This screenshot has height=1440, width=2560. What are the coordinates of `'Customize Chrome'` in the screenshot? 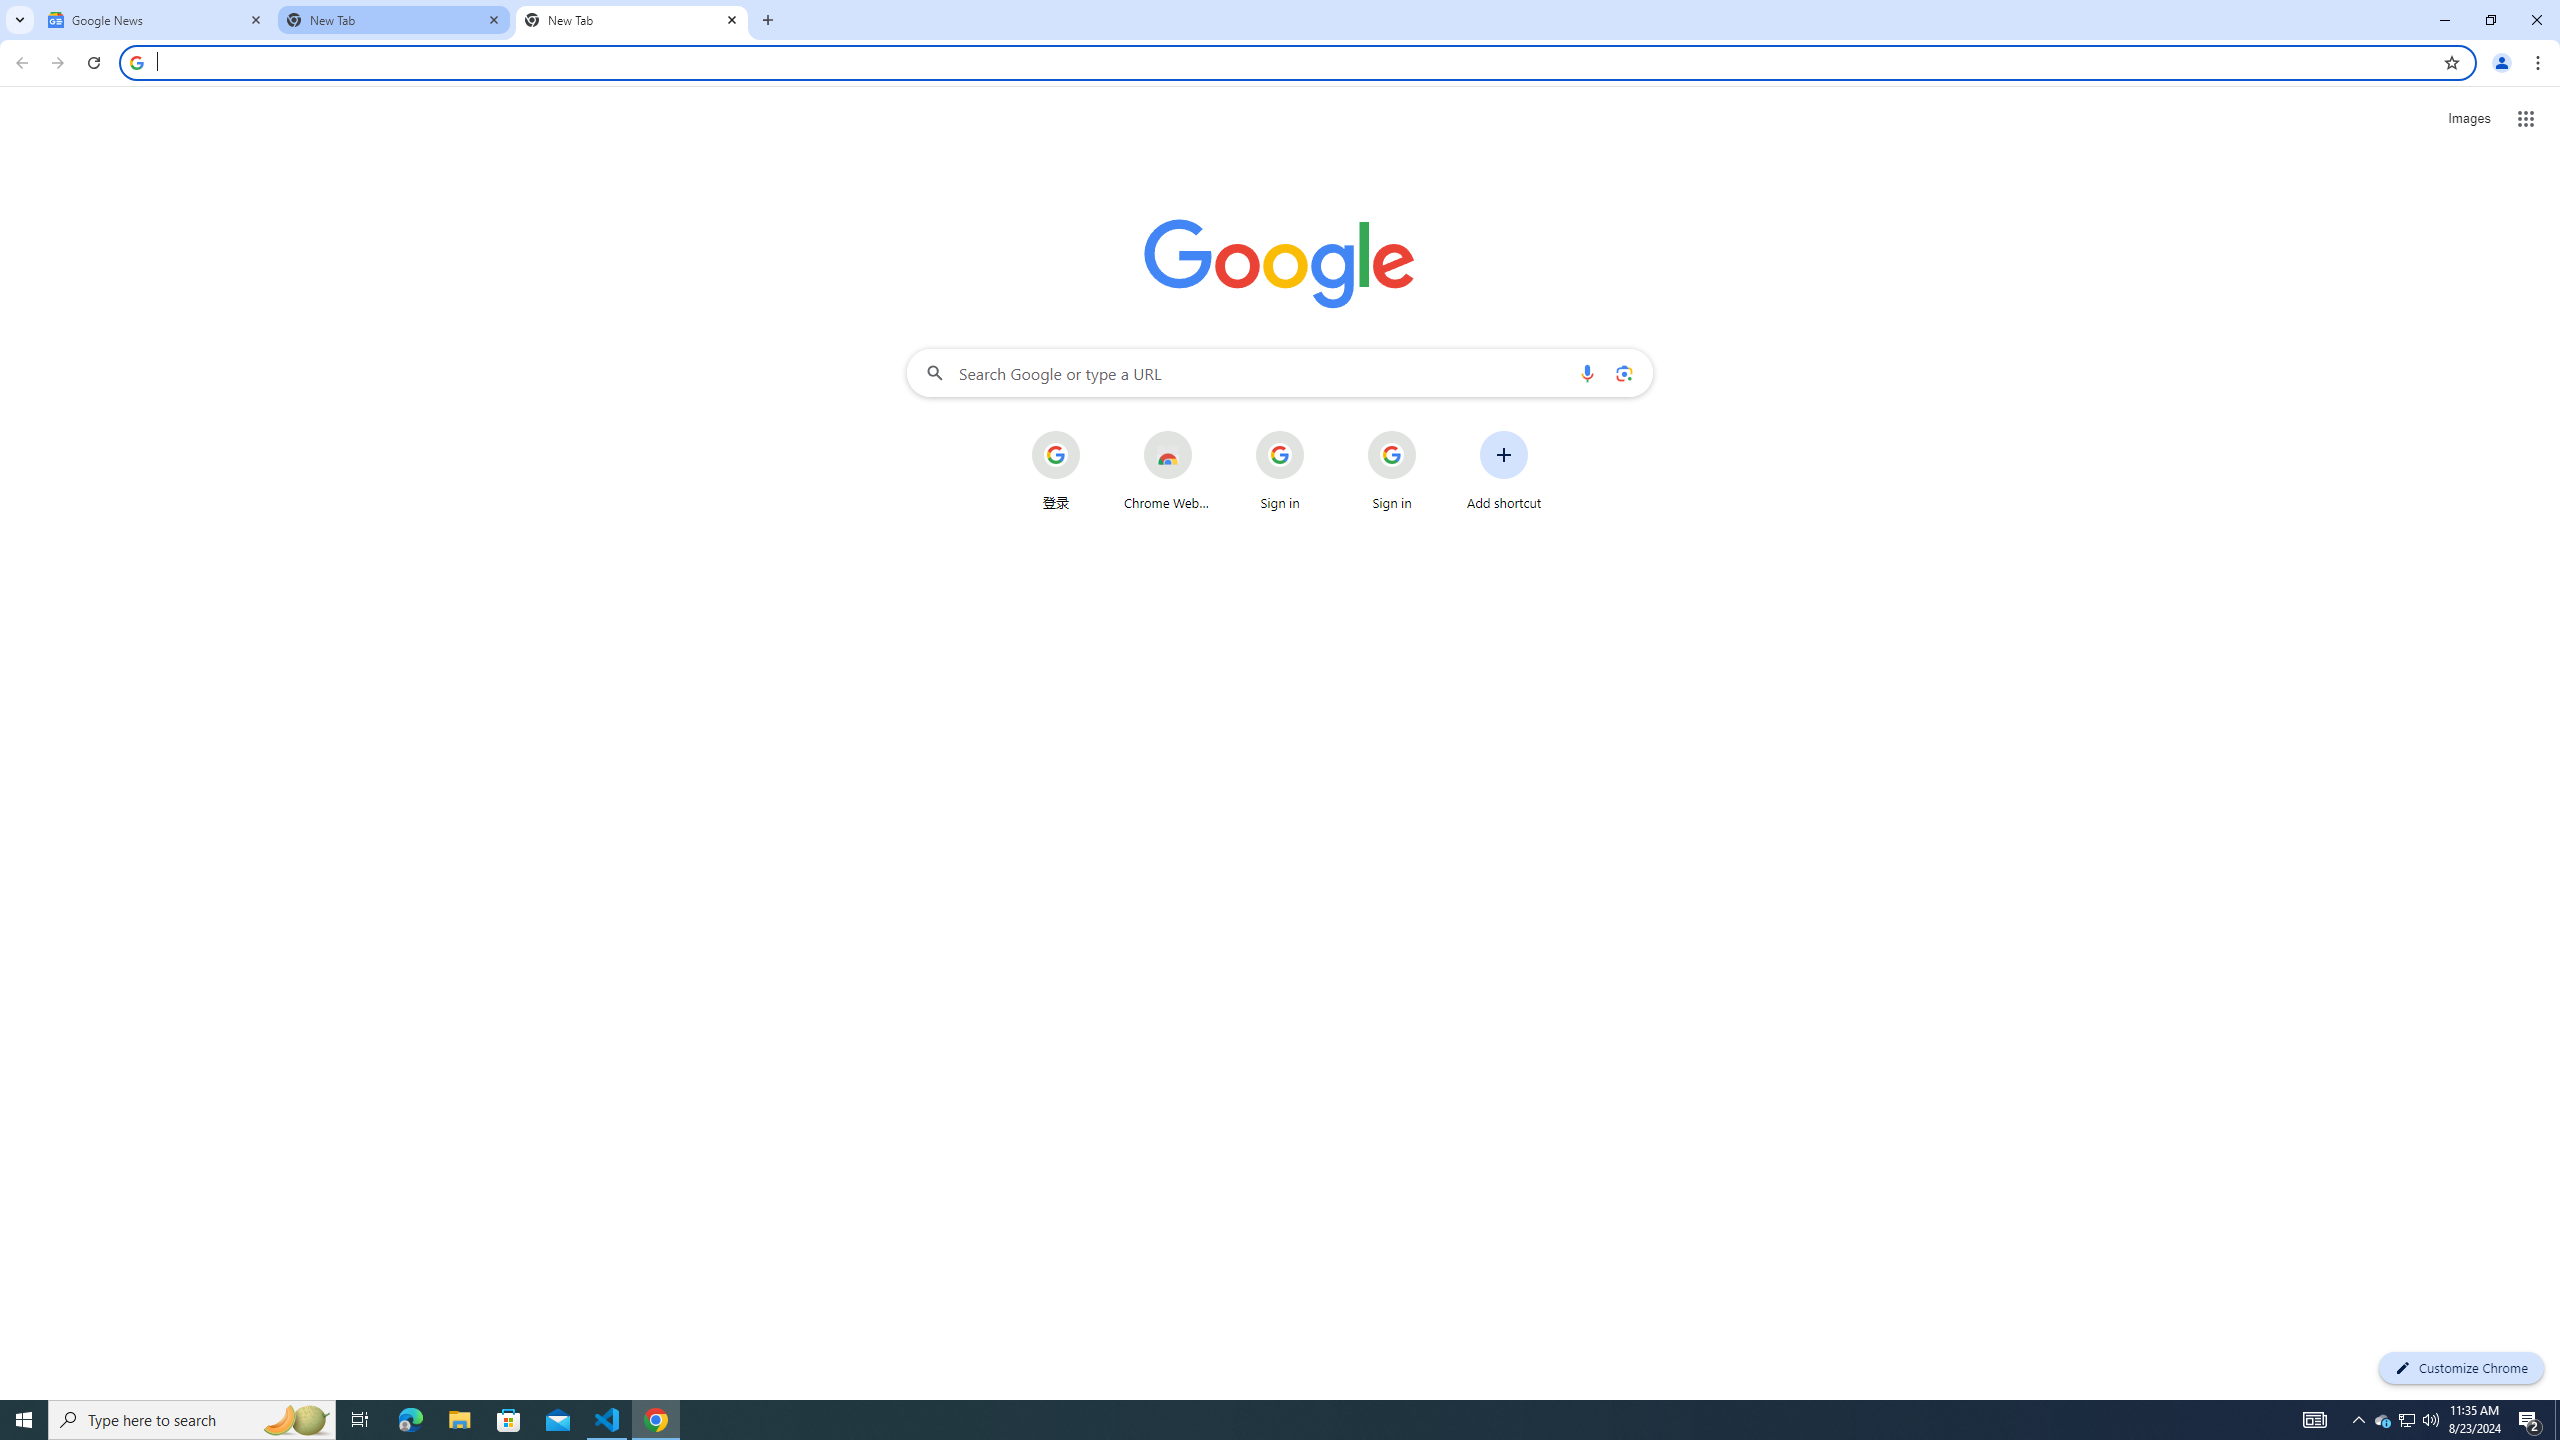 It's located at (2461, 1367).